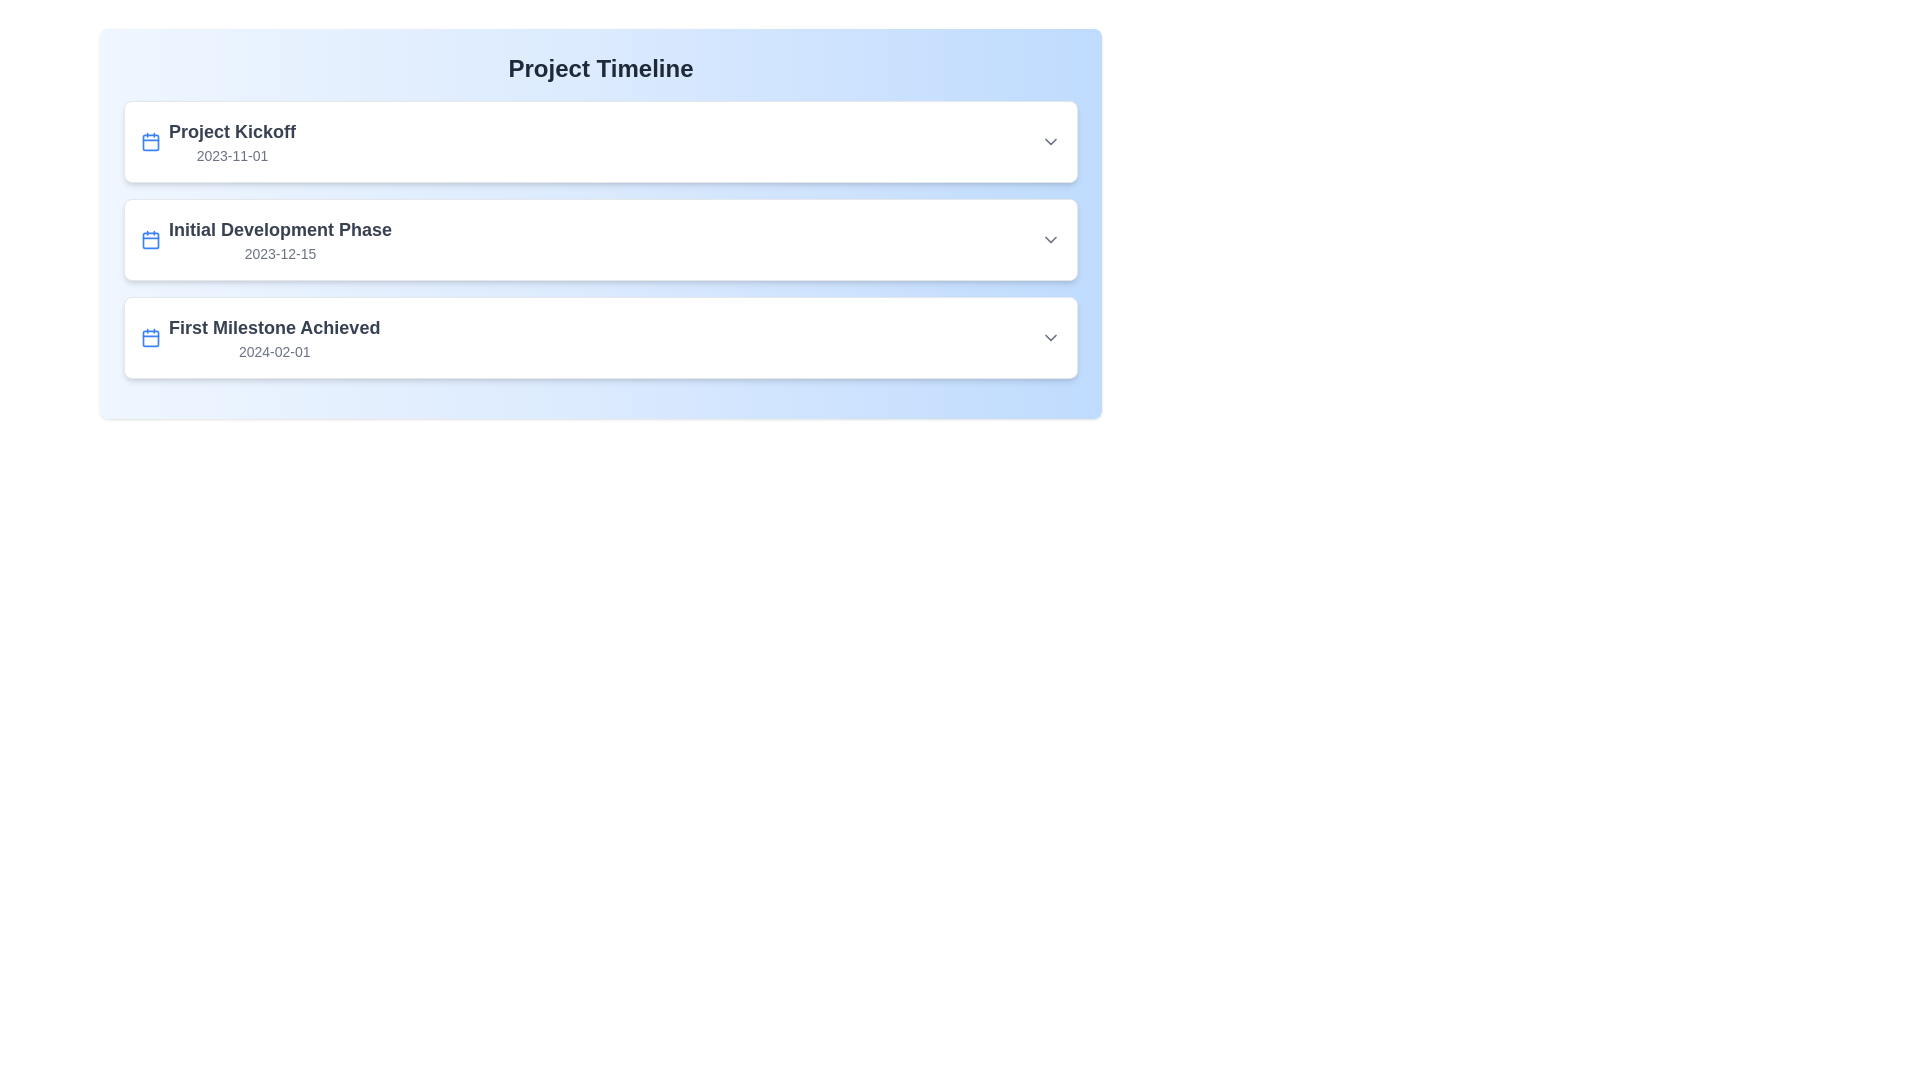 This screenshot has height=1080, width=1920. Describe the element at coordinates (149, 238) in the screenshot. I see `the decorative graphical element that is part of the calendar icon, located before the text 'Initial Development Phase' in the second row of the list` at that location.